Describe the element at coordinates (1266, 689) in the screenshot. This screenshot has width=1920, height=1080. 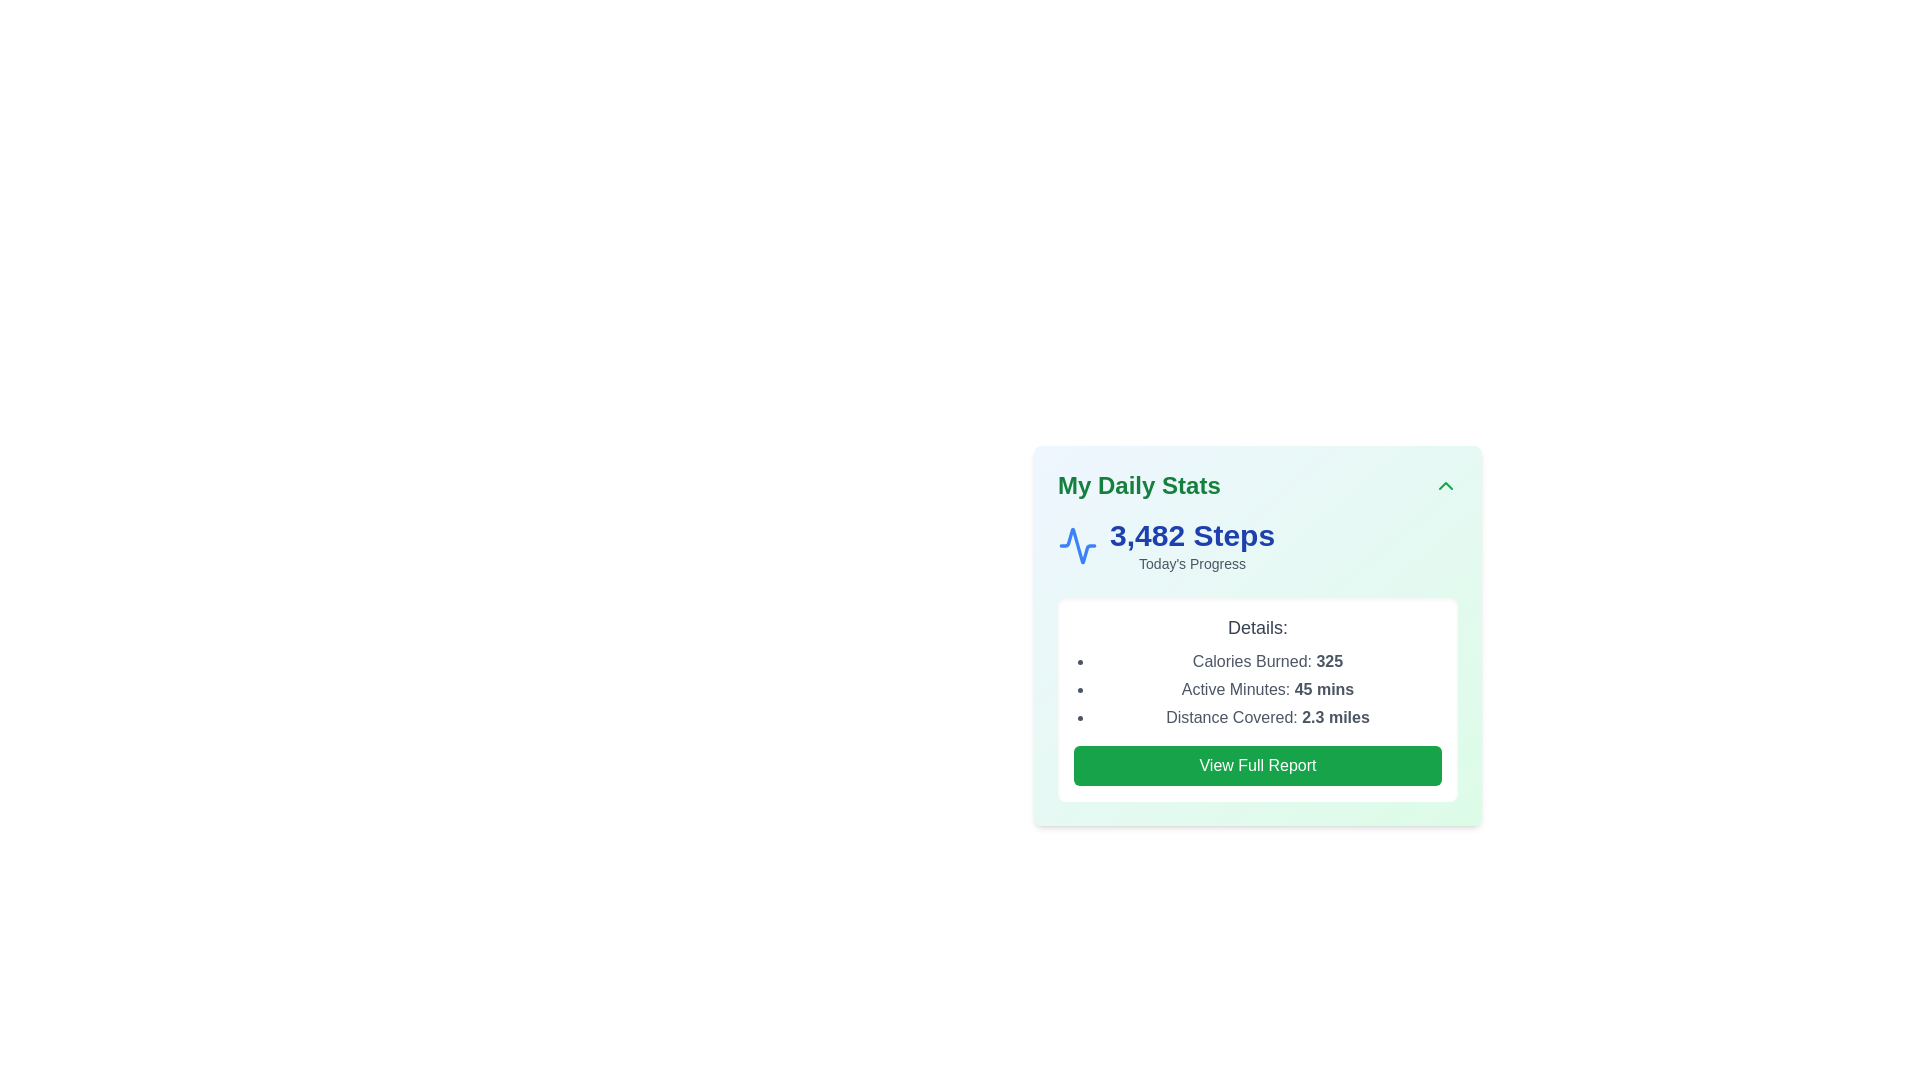
I see `the 'Active Minutes: 45 mins' text label, which is the second item in a bulleted list under 'Calories Burned: 325' and above 'Distance Covered: 2.3 miles', located in the center-right side of the 'My Daily Stats' card` at that location.